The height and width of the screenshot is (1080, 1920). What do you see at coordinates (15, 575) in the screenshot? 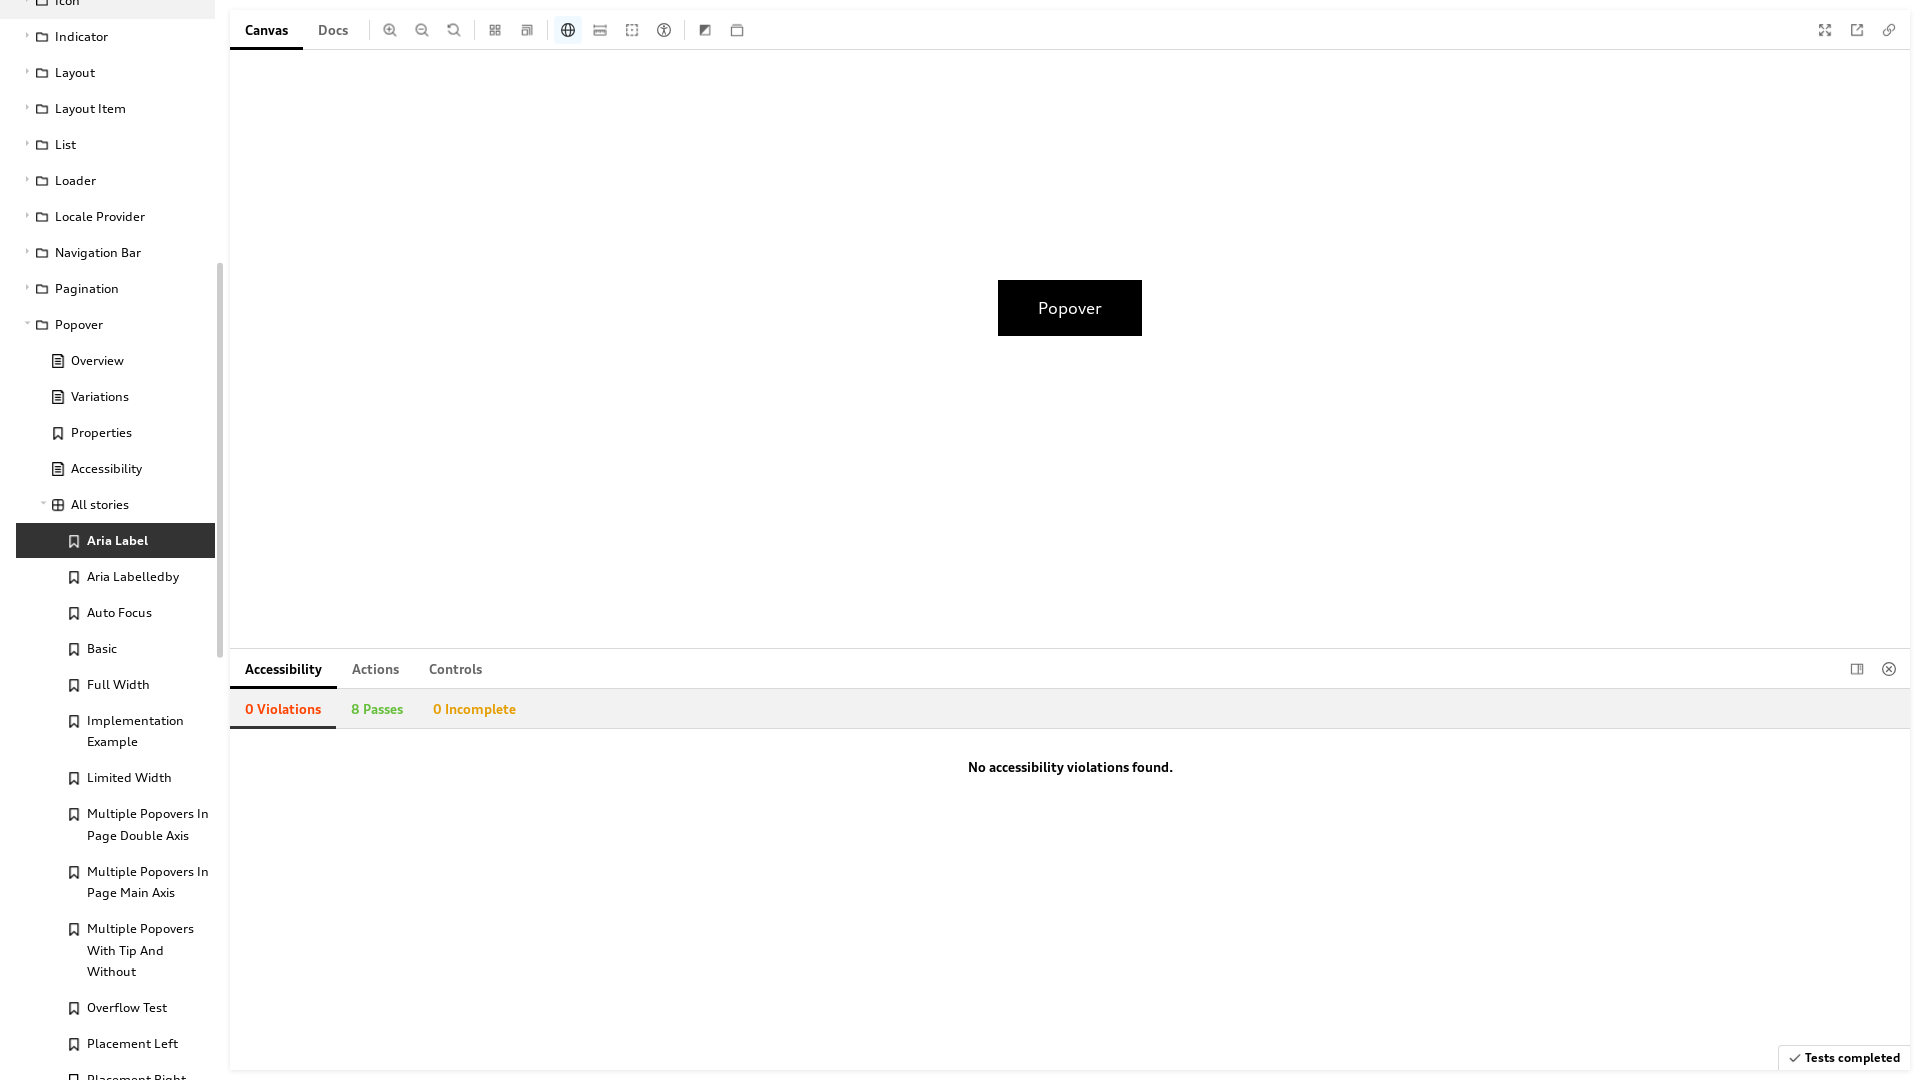
I see `'Aria Labelledby'` at bounding box center [15, 575].